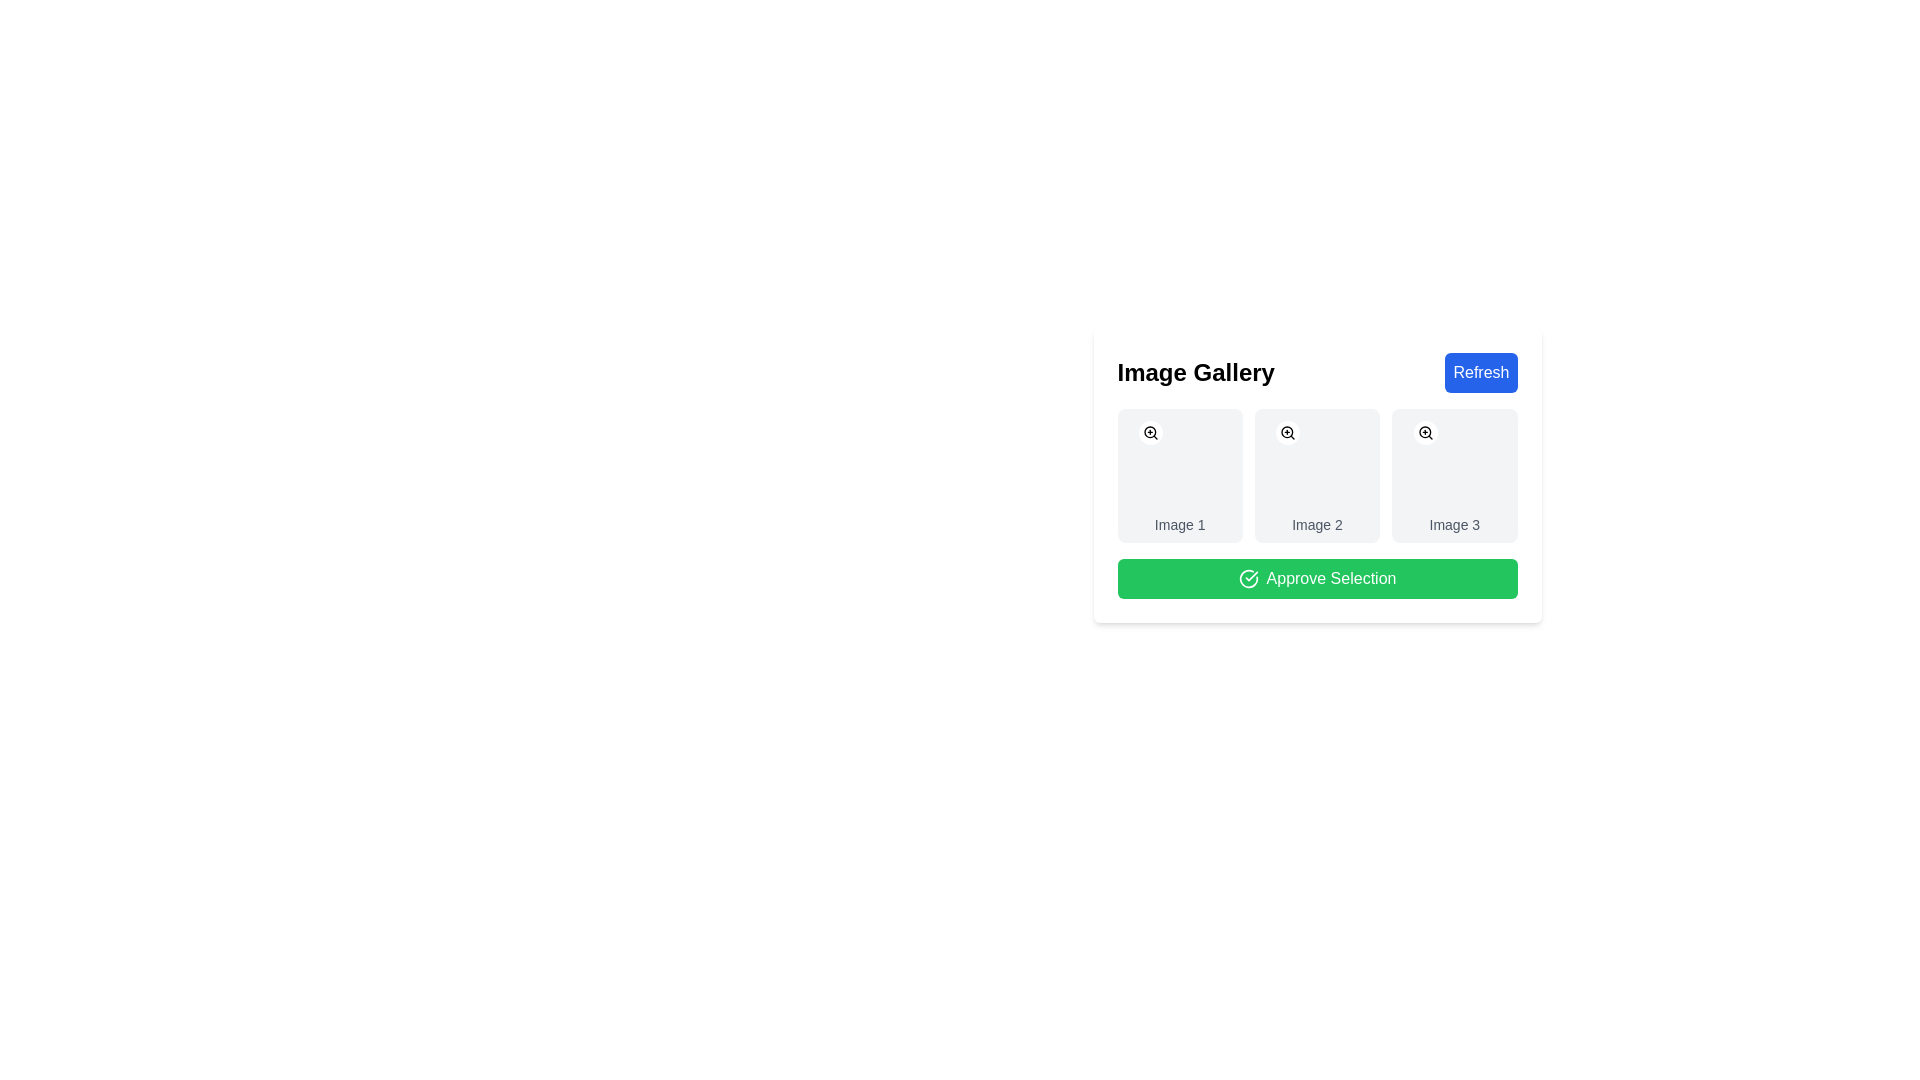  I want to click on the 'Approve Selection' icon, which visually represents the action of confirming a selection and is positioned on the left end of the button's text label, so click(1247, 578).